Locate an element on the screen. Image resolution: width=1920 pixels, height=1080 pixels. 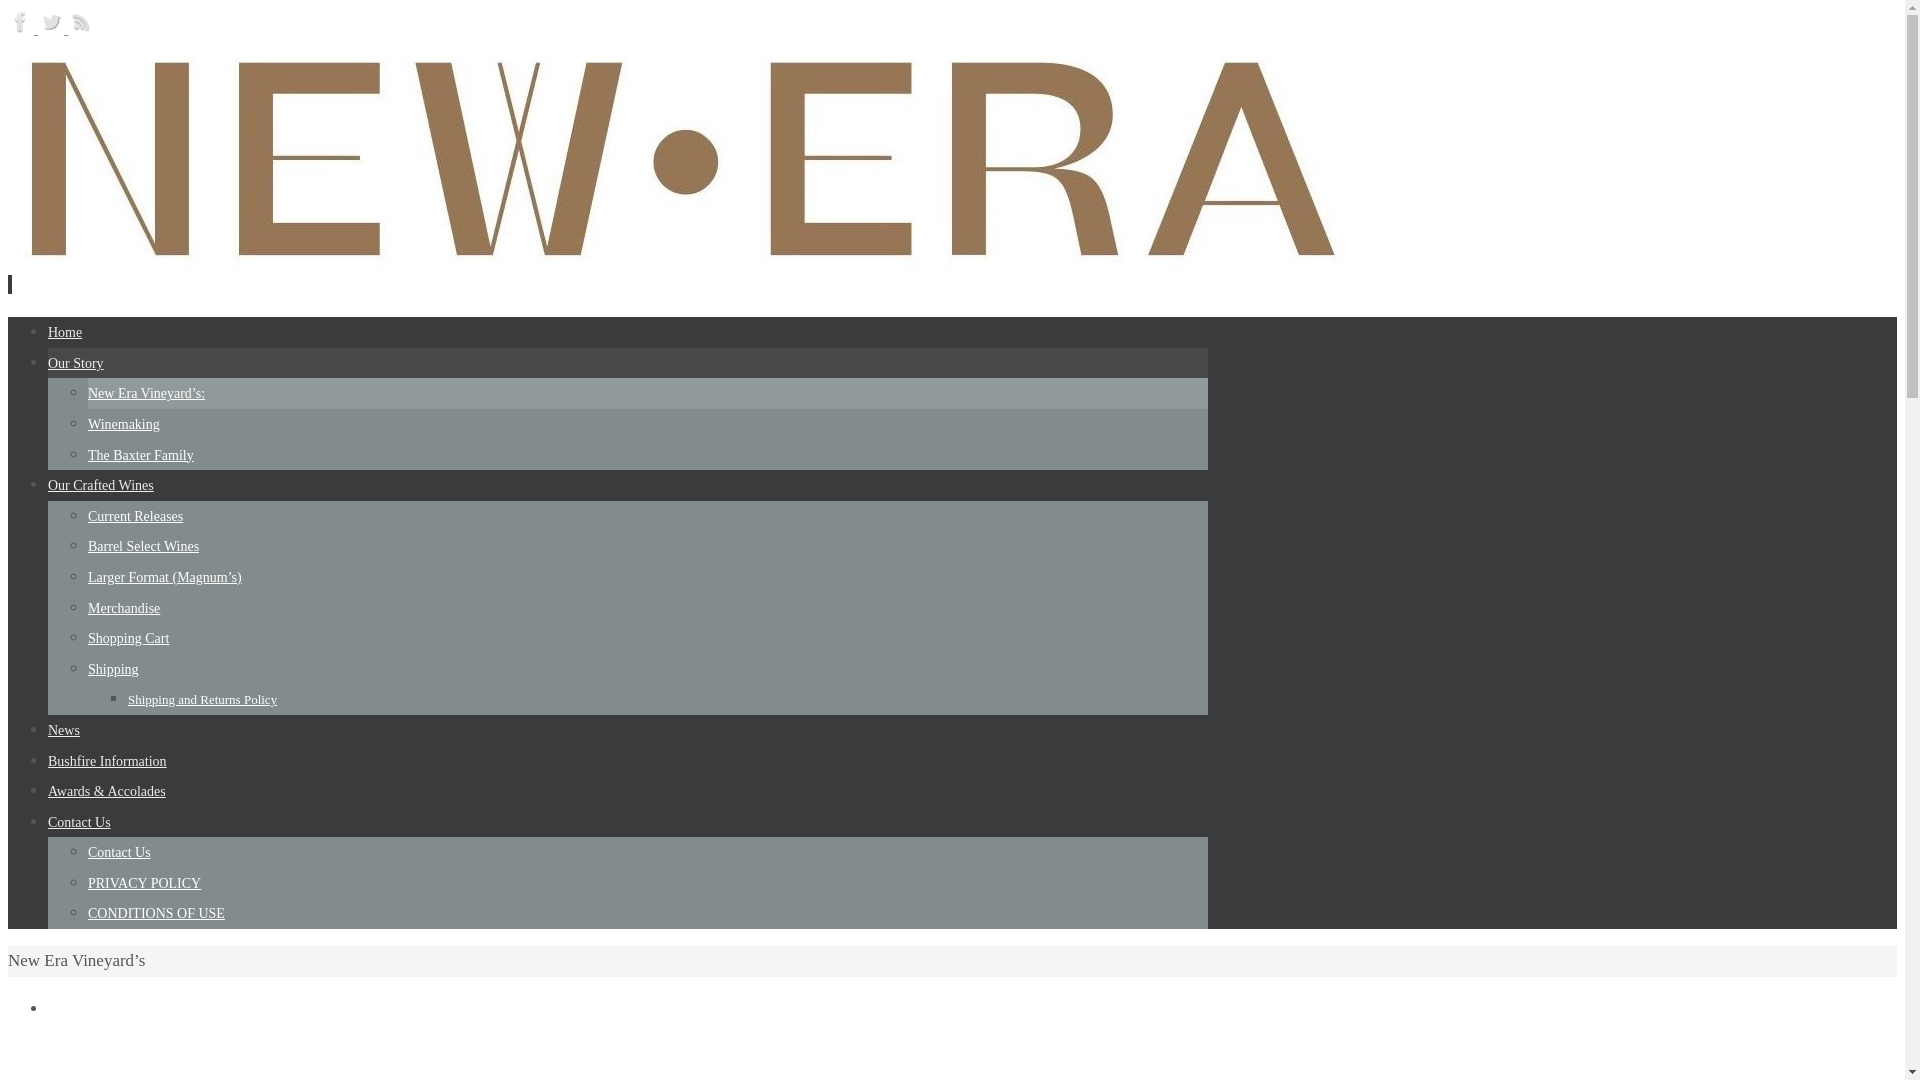
'Contact Us' is located at coordinates (79, 822).